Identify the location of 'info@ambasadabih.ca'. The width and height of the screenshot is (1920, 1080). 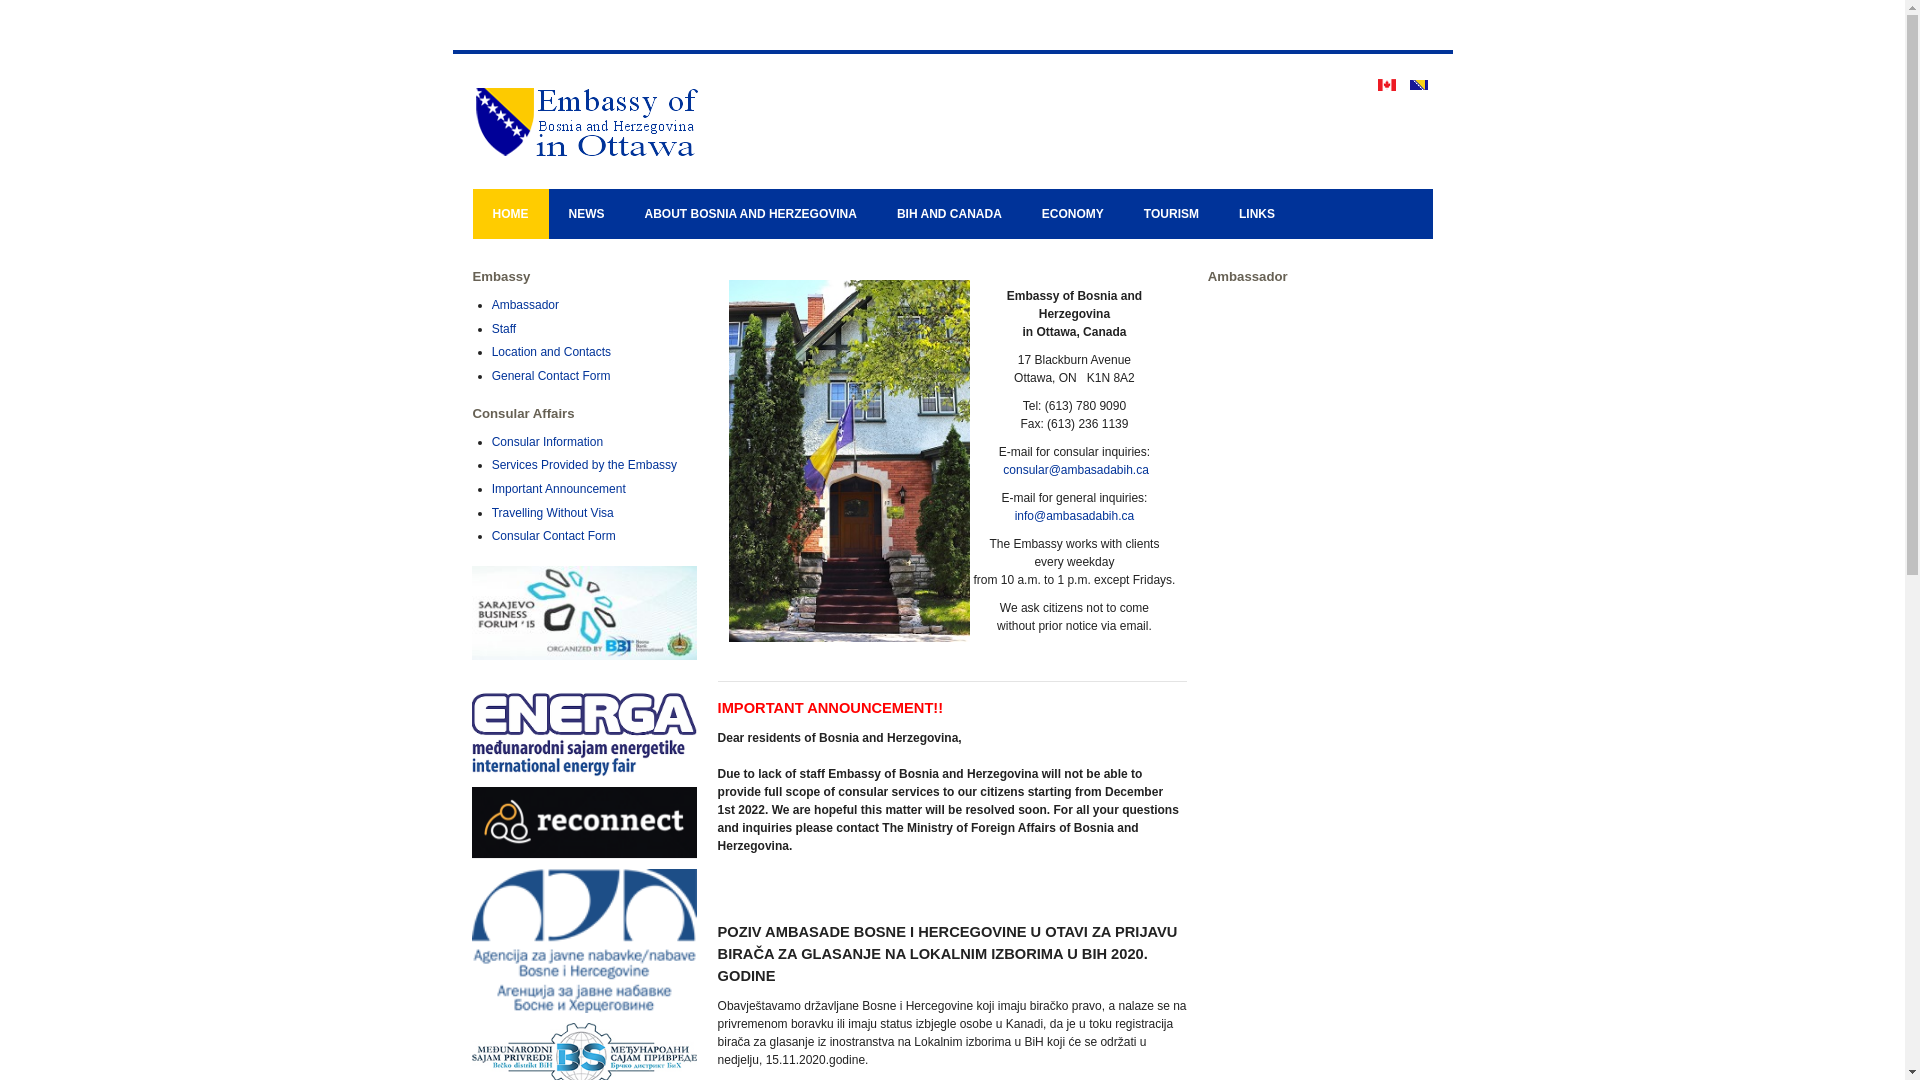
(1074, 515).